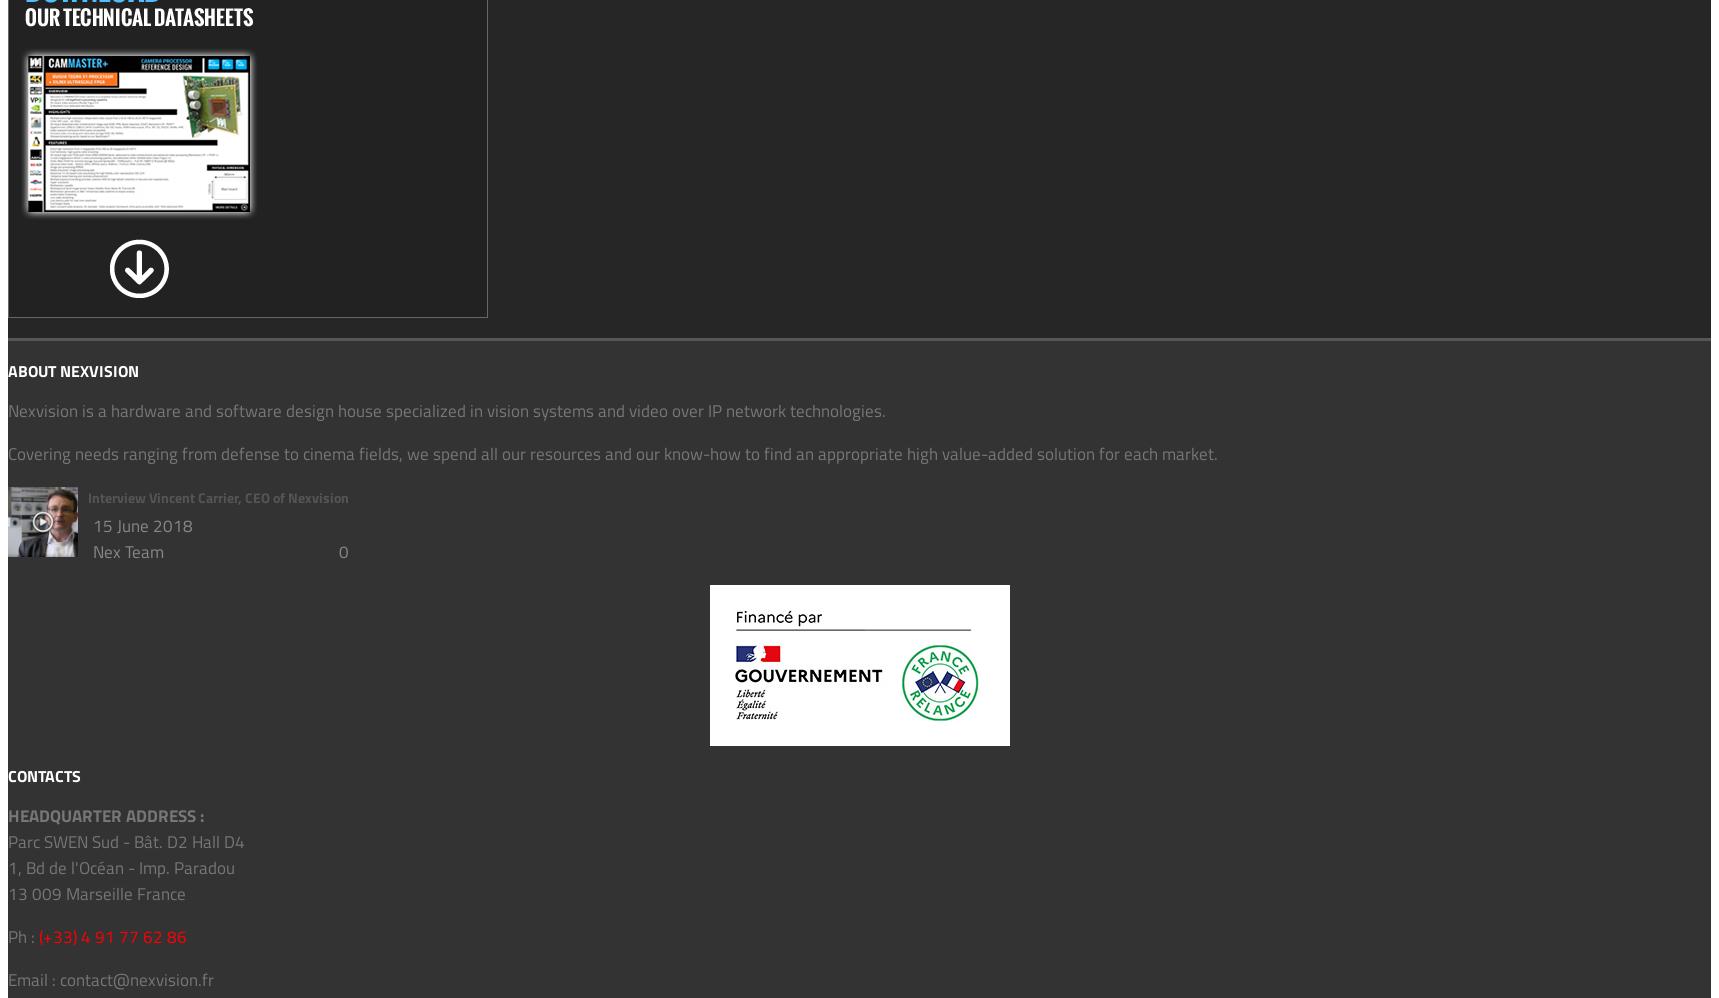 The image size is (1719, 998). What do you see at coordinates (126, 841) in the screenshot?
I see `'Parc SWEN Sud - Bât. D2 Hall D4'` at bounding box center [126, 841].